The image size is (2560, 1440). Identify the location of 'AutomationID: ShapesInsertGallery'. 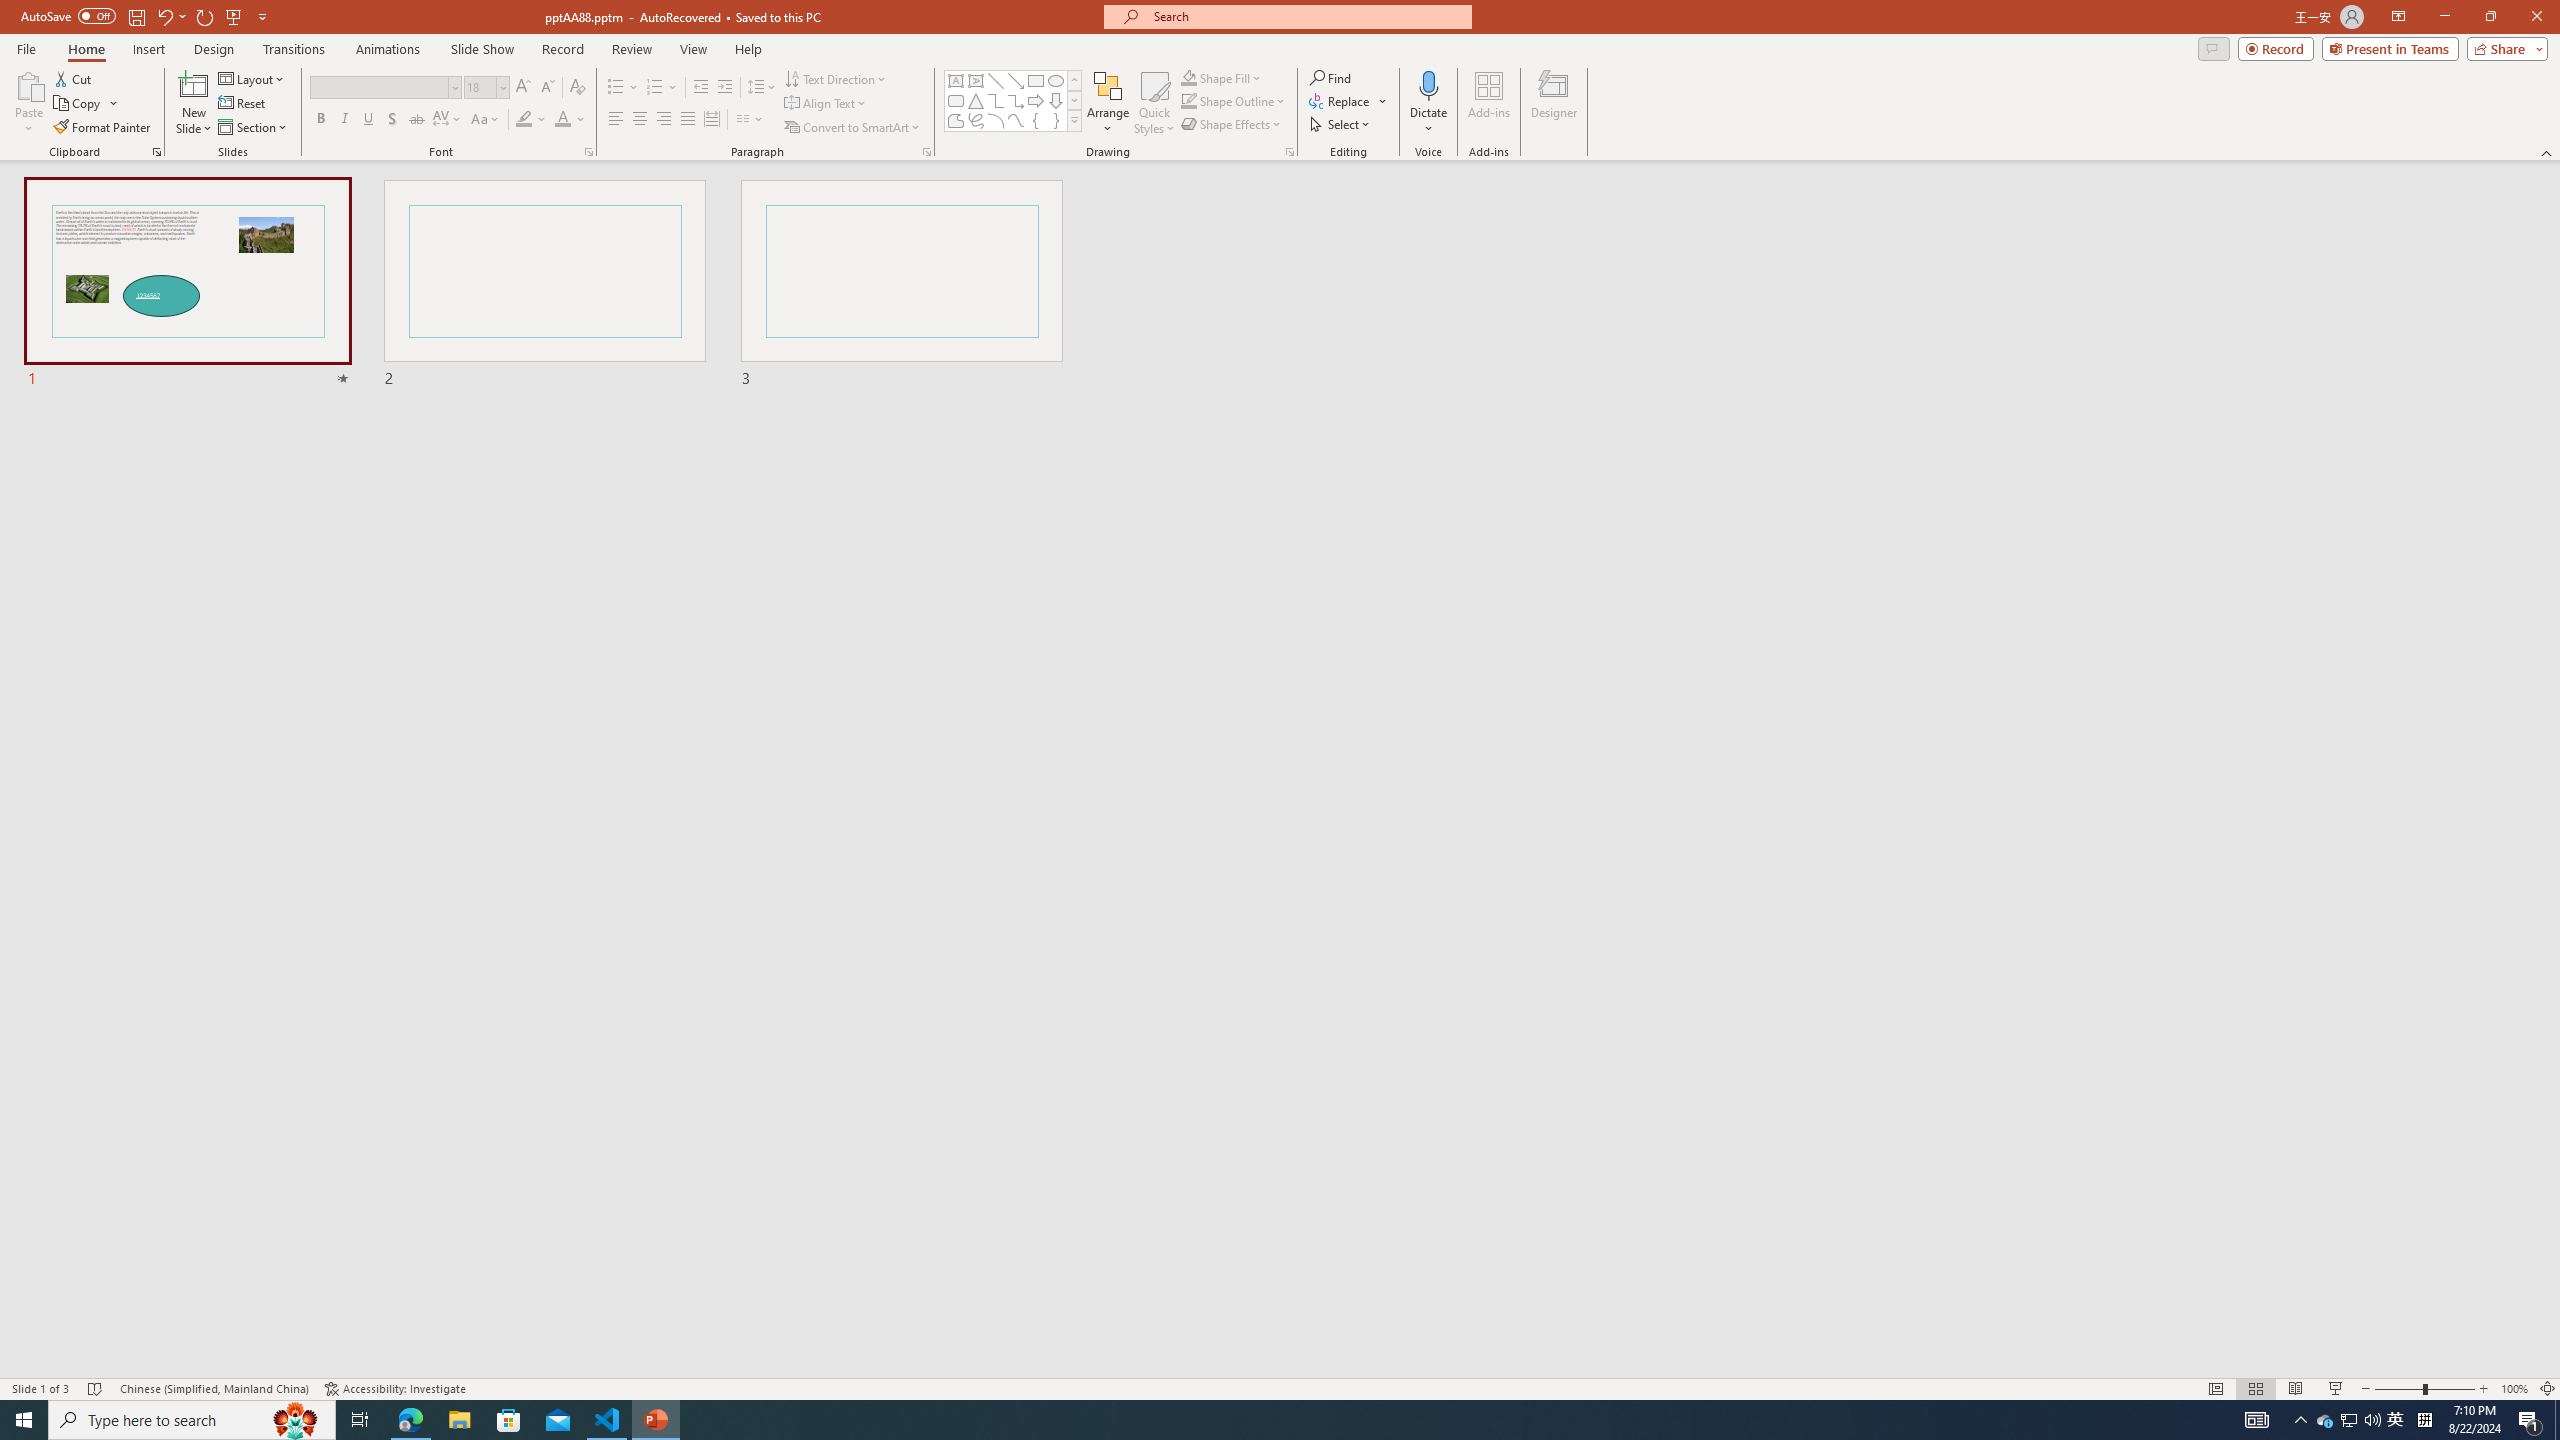
(1012, 100).